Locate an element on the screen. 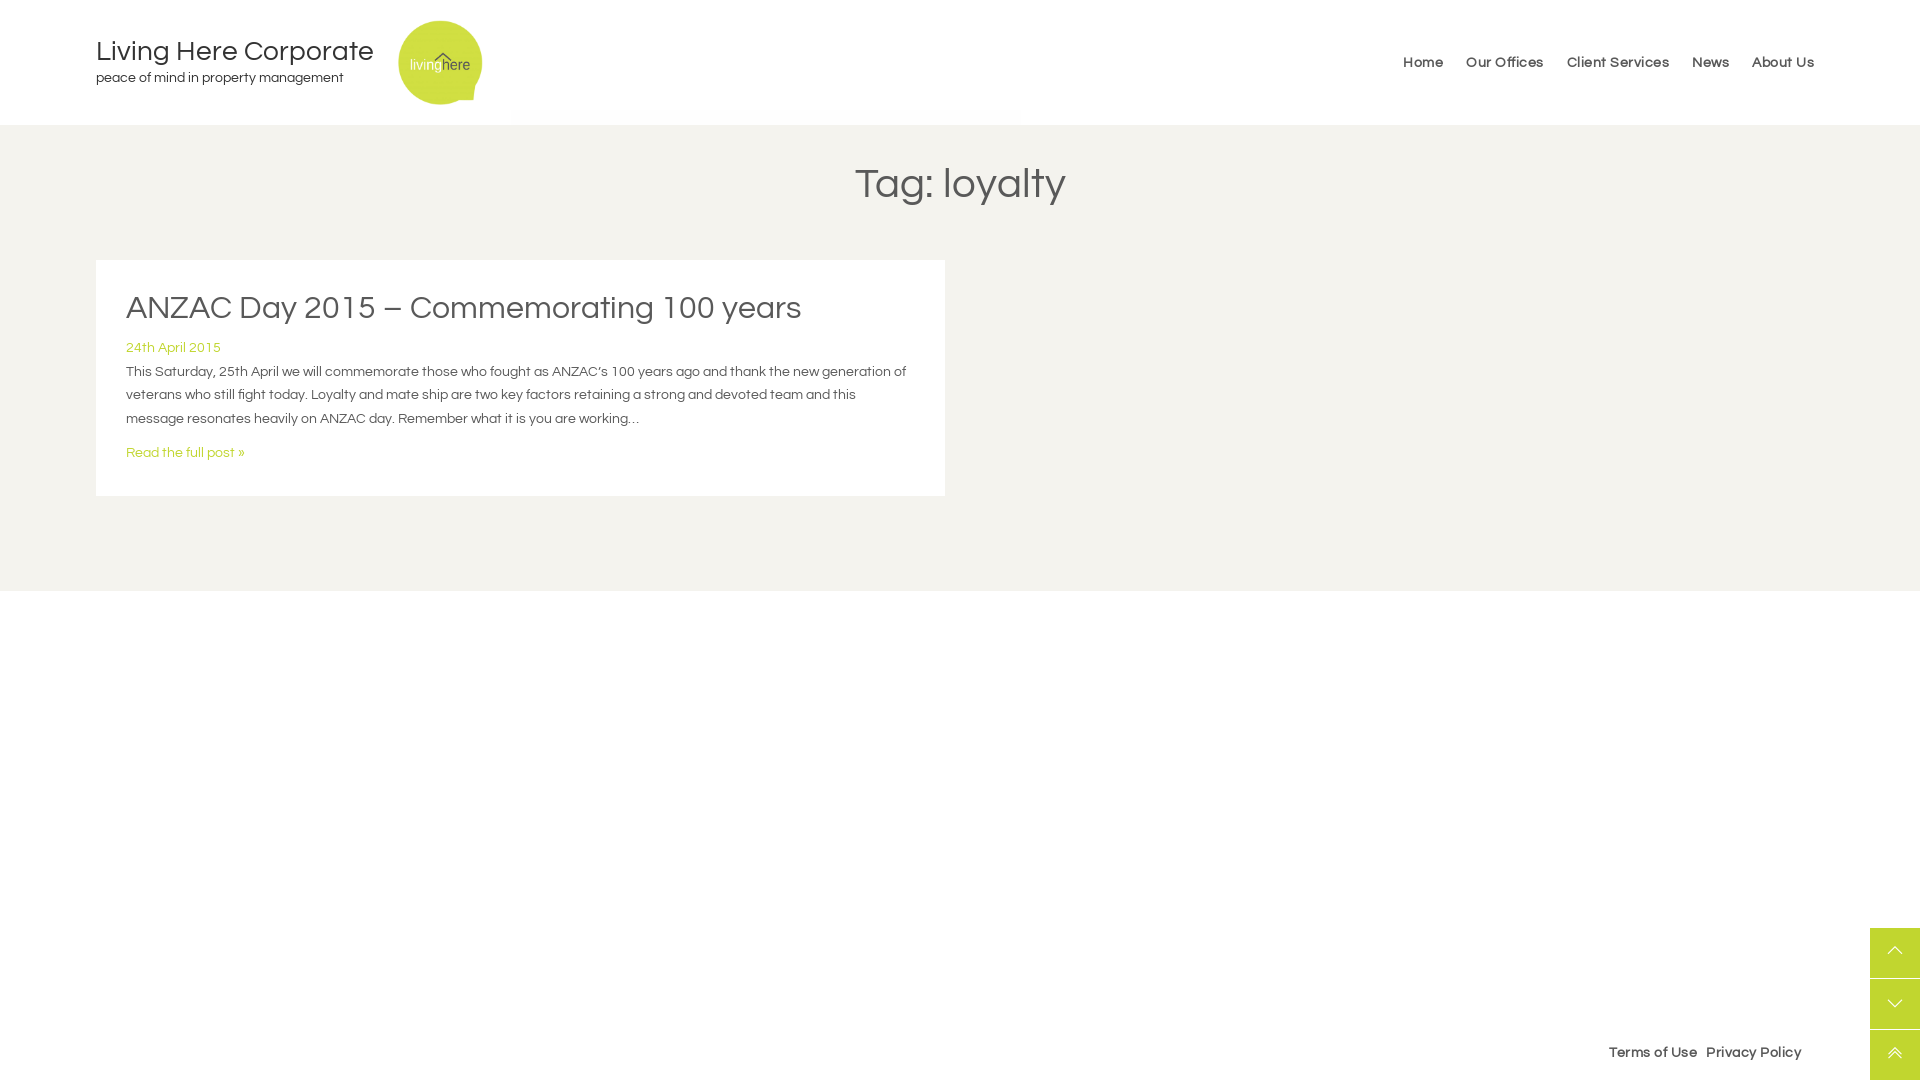  'Privacy Policy' is located at coordinates (1702, 1052).